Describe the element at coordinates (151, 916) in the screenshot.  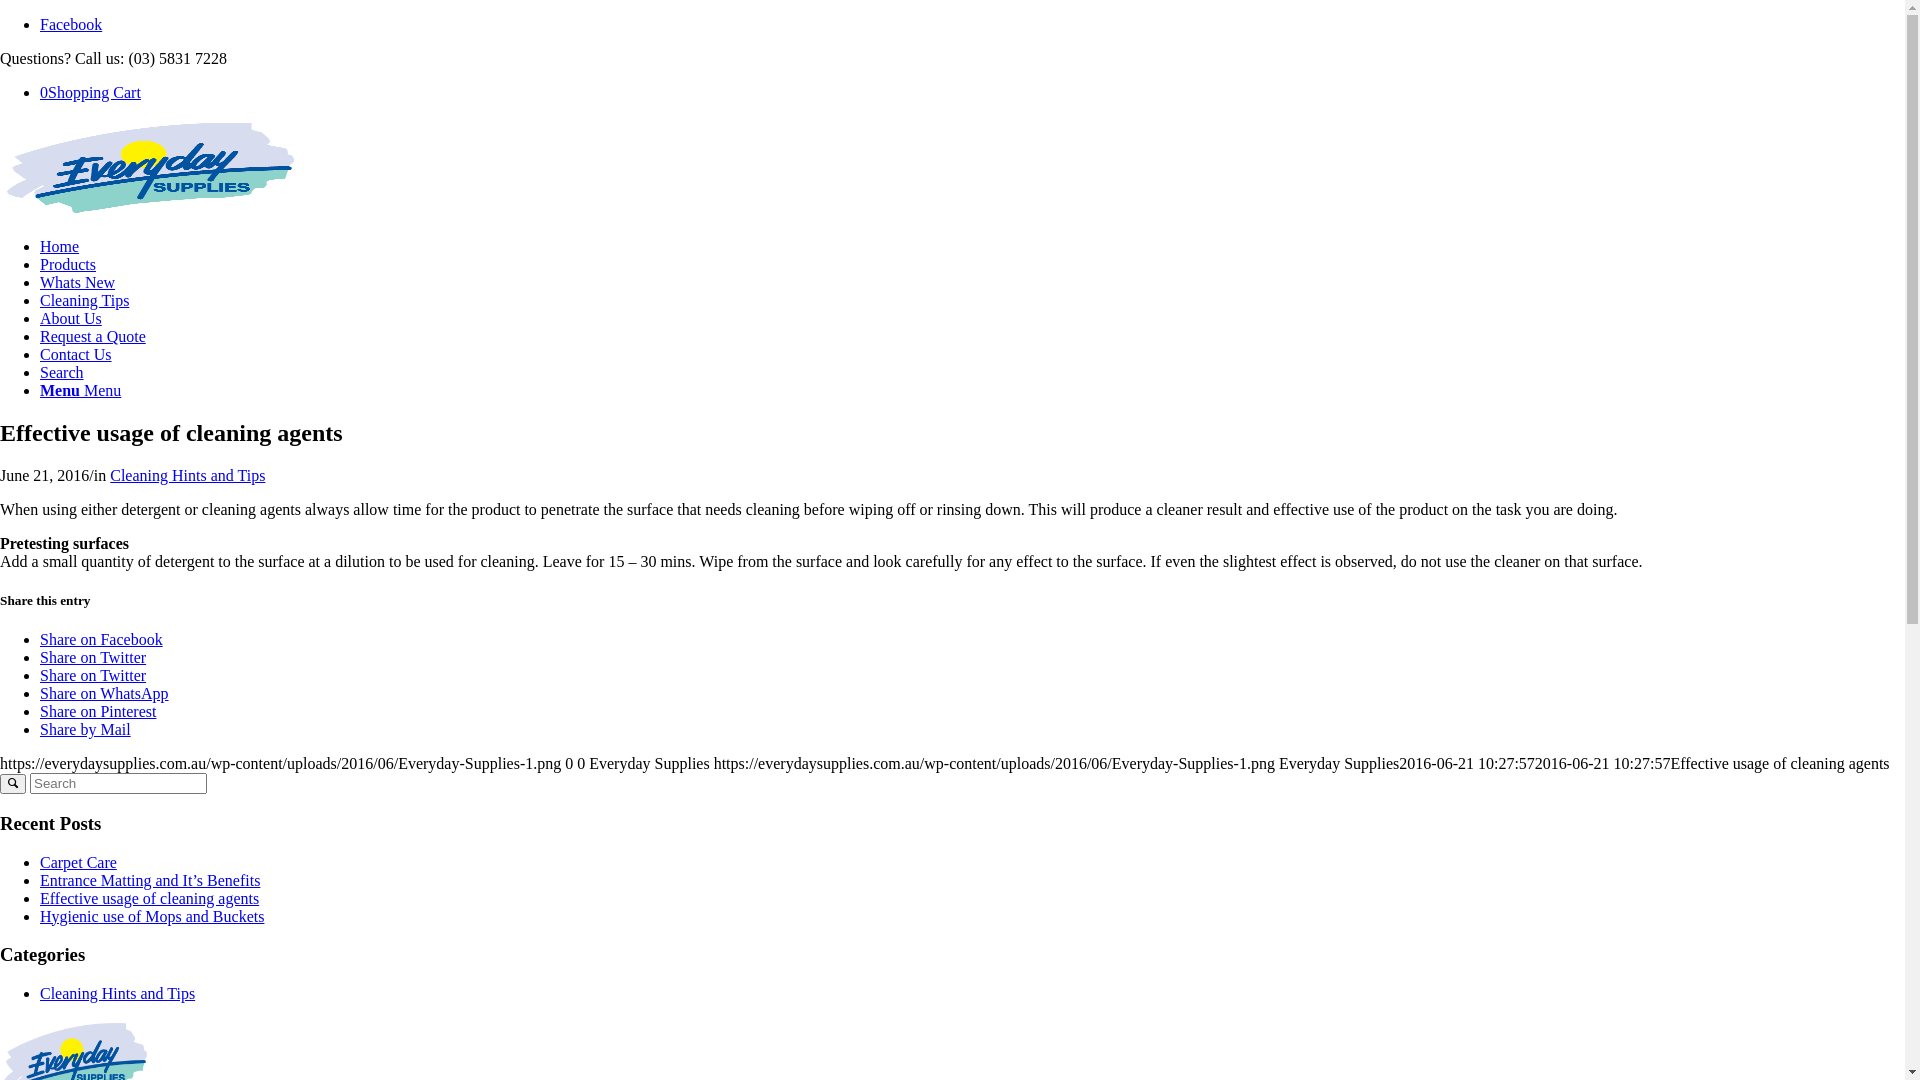
I see `'Hygienic use of Mops and Buckets'` at that location.